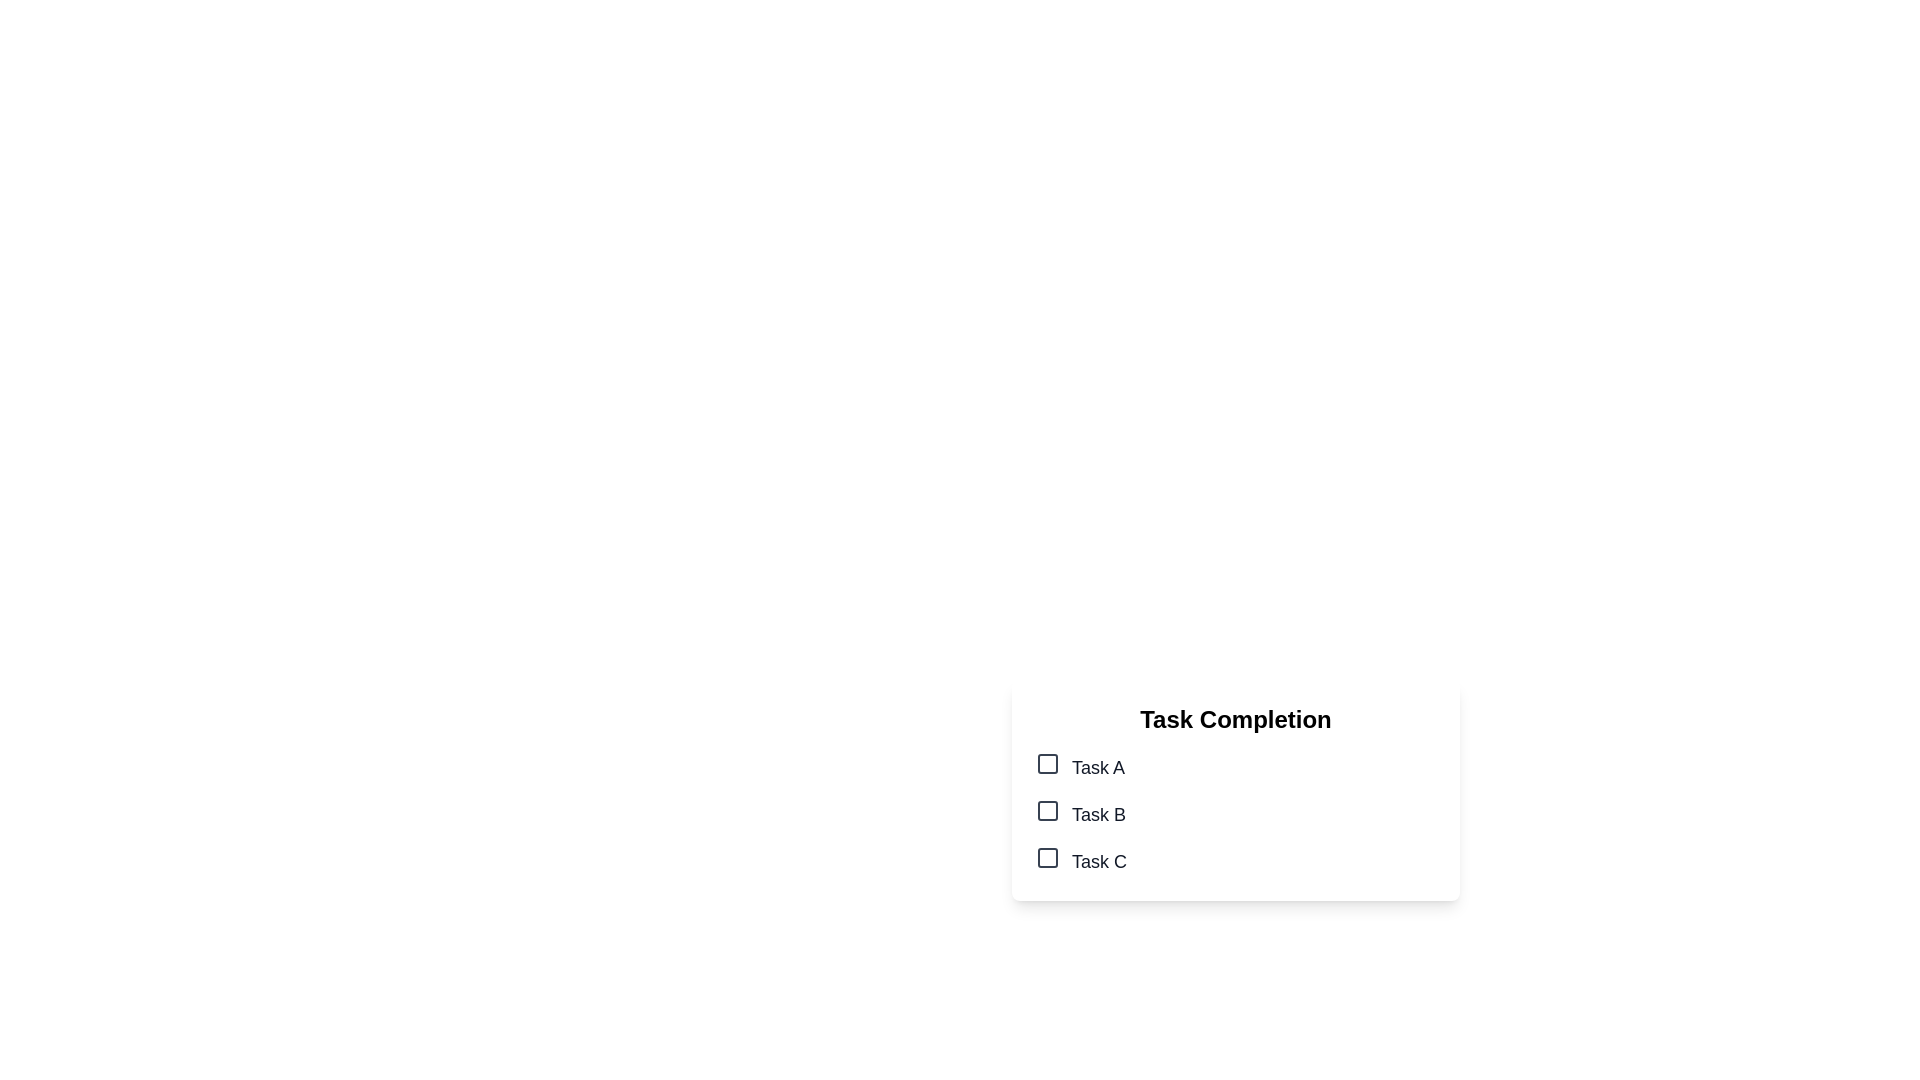 The image size is (1920, 1080). I want to click on the checkbox indicator for 'Task A', so click(1046, 763).